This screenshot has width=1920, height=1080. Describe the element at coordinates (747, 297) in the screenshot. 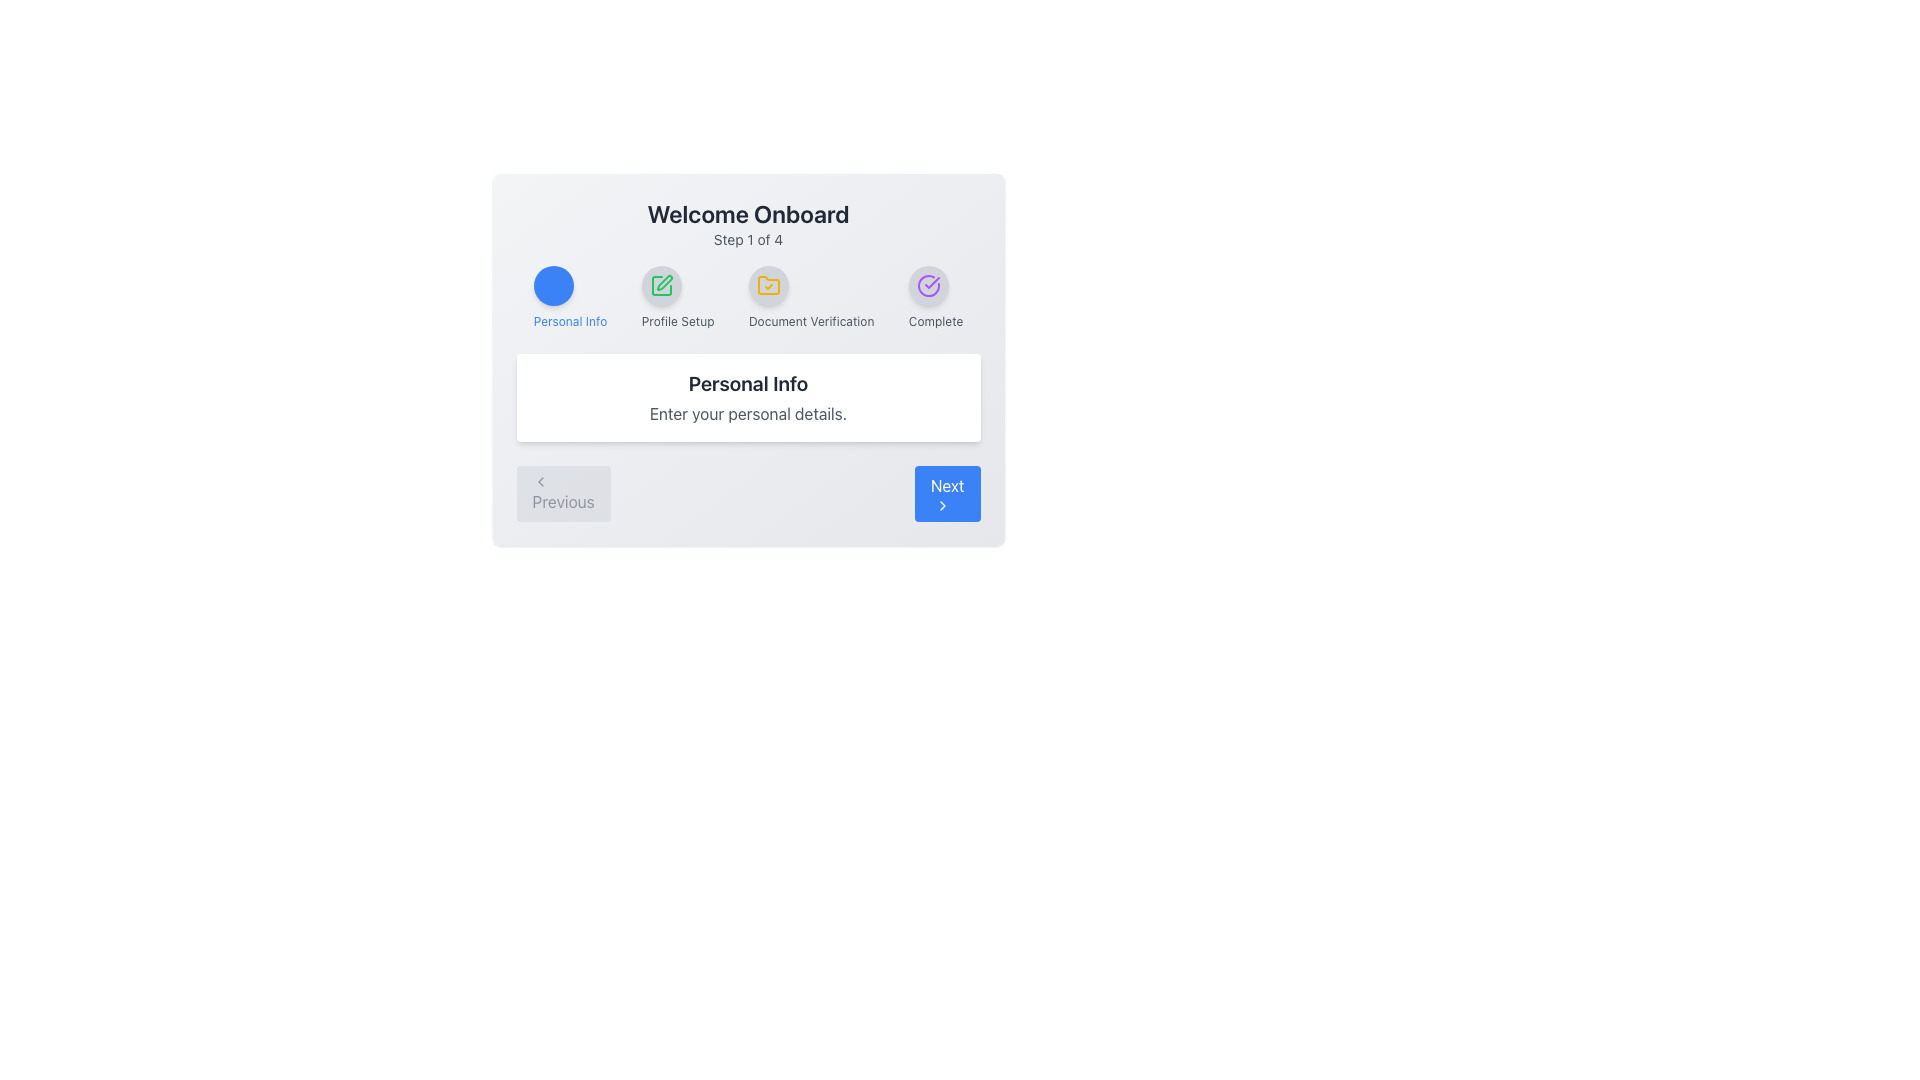

I see `the Progress indicator step` at that location.